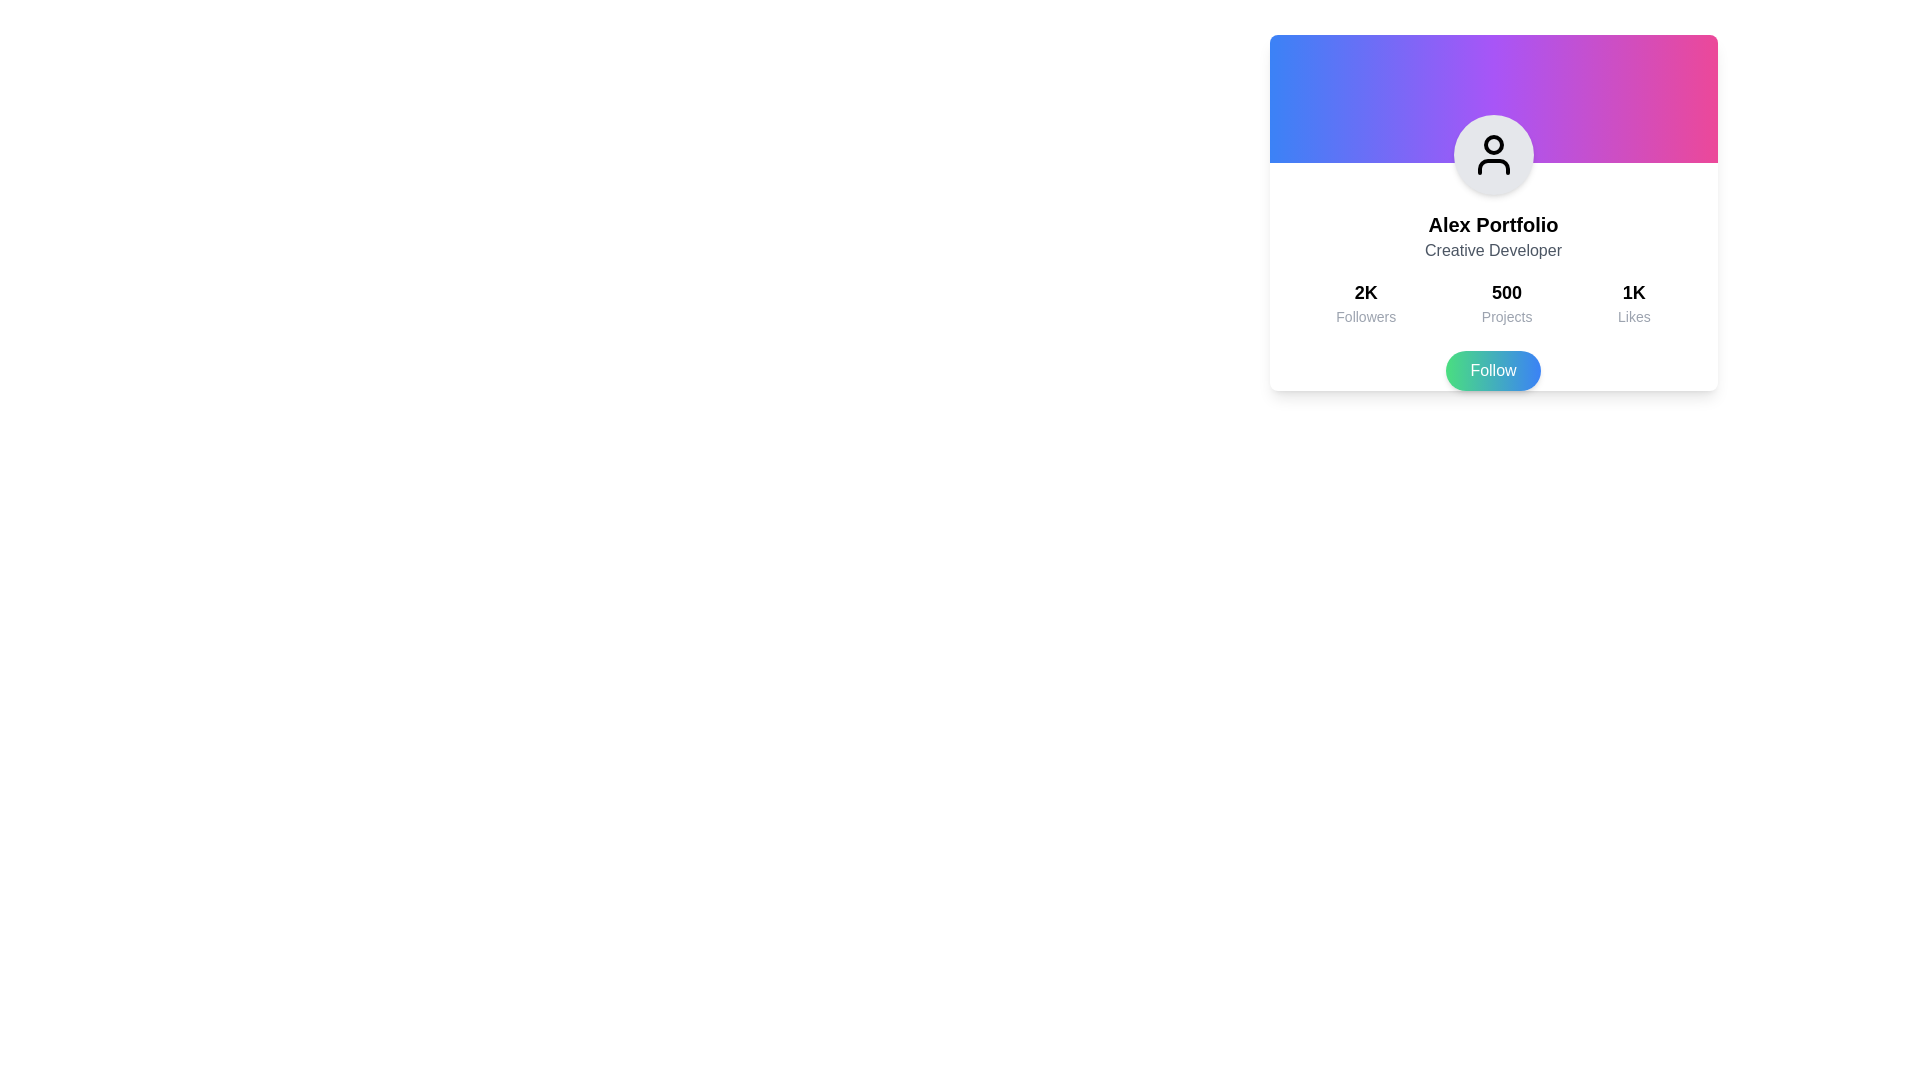 Image resolution: width=1920 pixels, height=1080 pixels. I want to click on the 'Follow' button, which has a gradient background from green to blue and bold white text, so click(1493, 370).